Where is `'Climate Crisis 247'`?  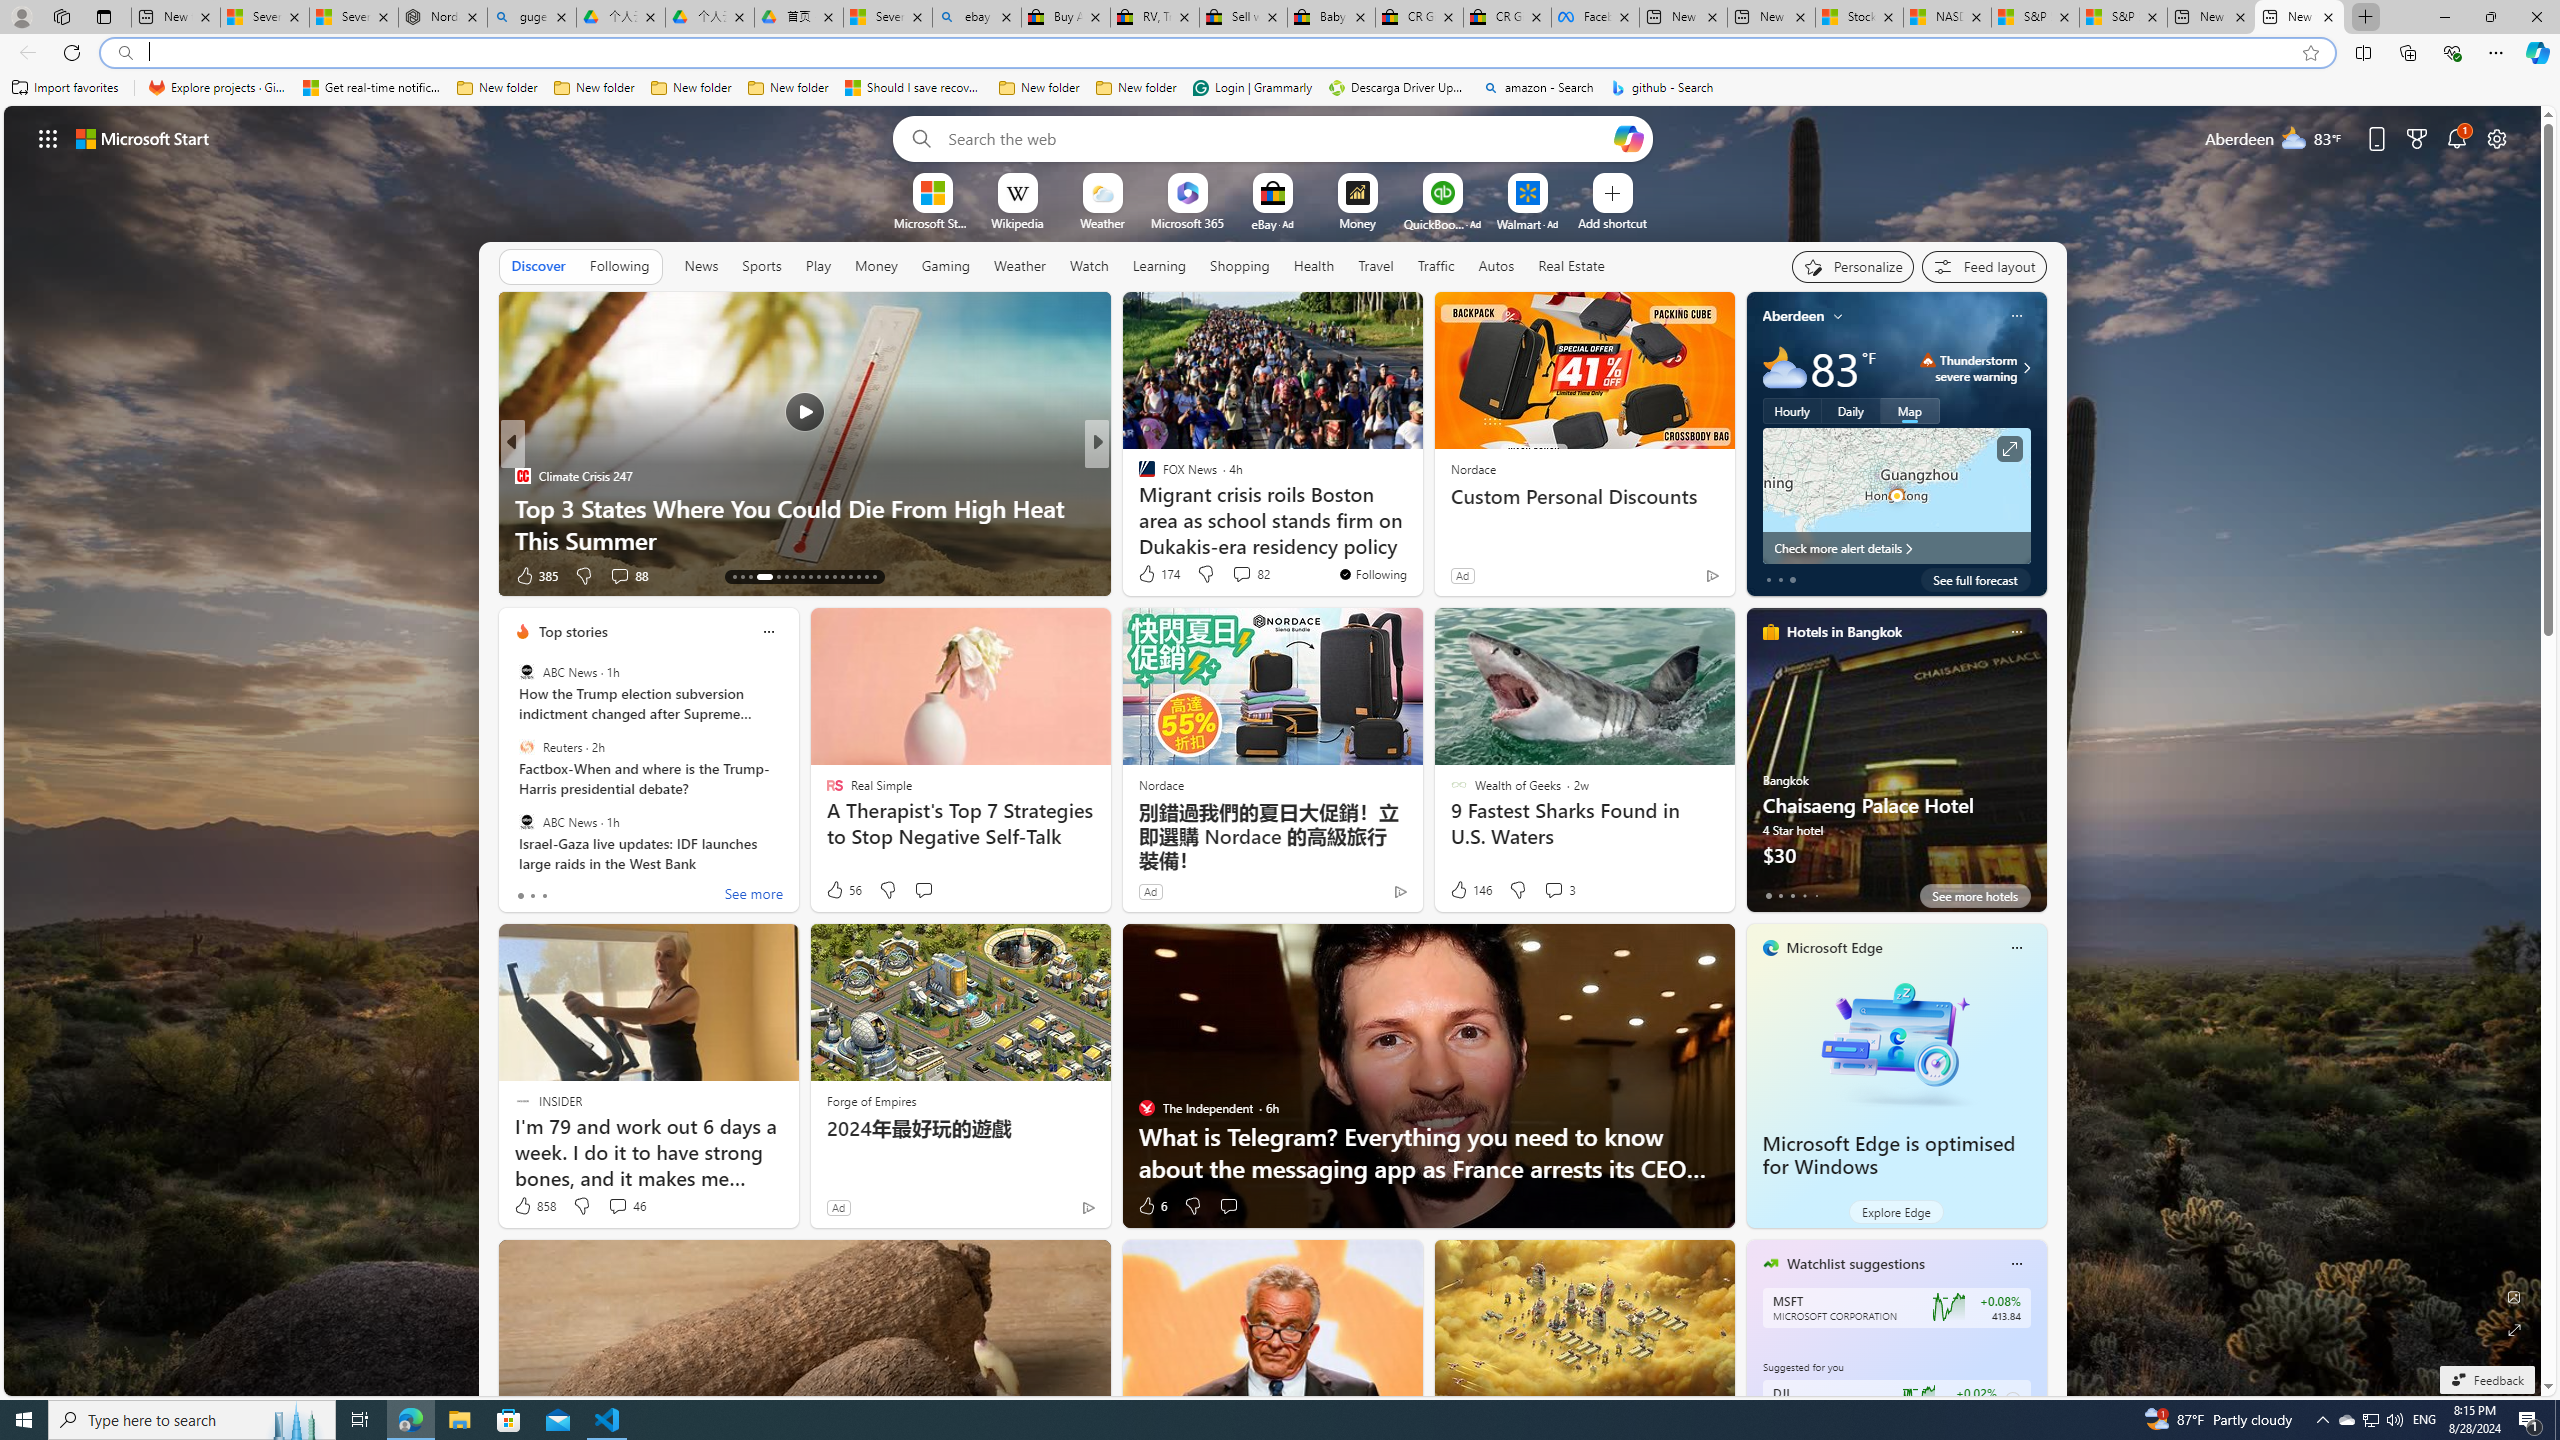 'Climate Crisis 247' is located at coordinates (521, 474).